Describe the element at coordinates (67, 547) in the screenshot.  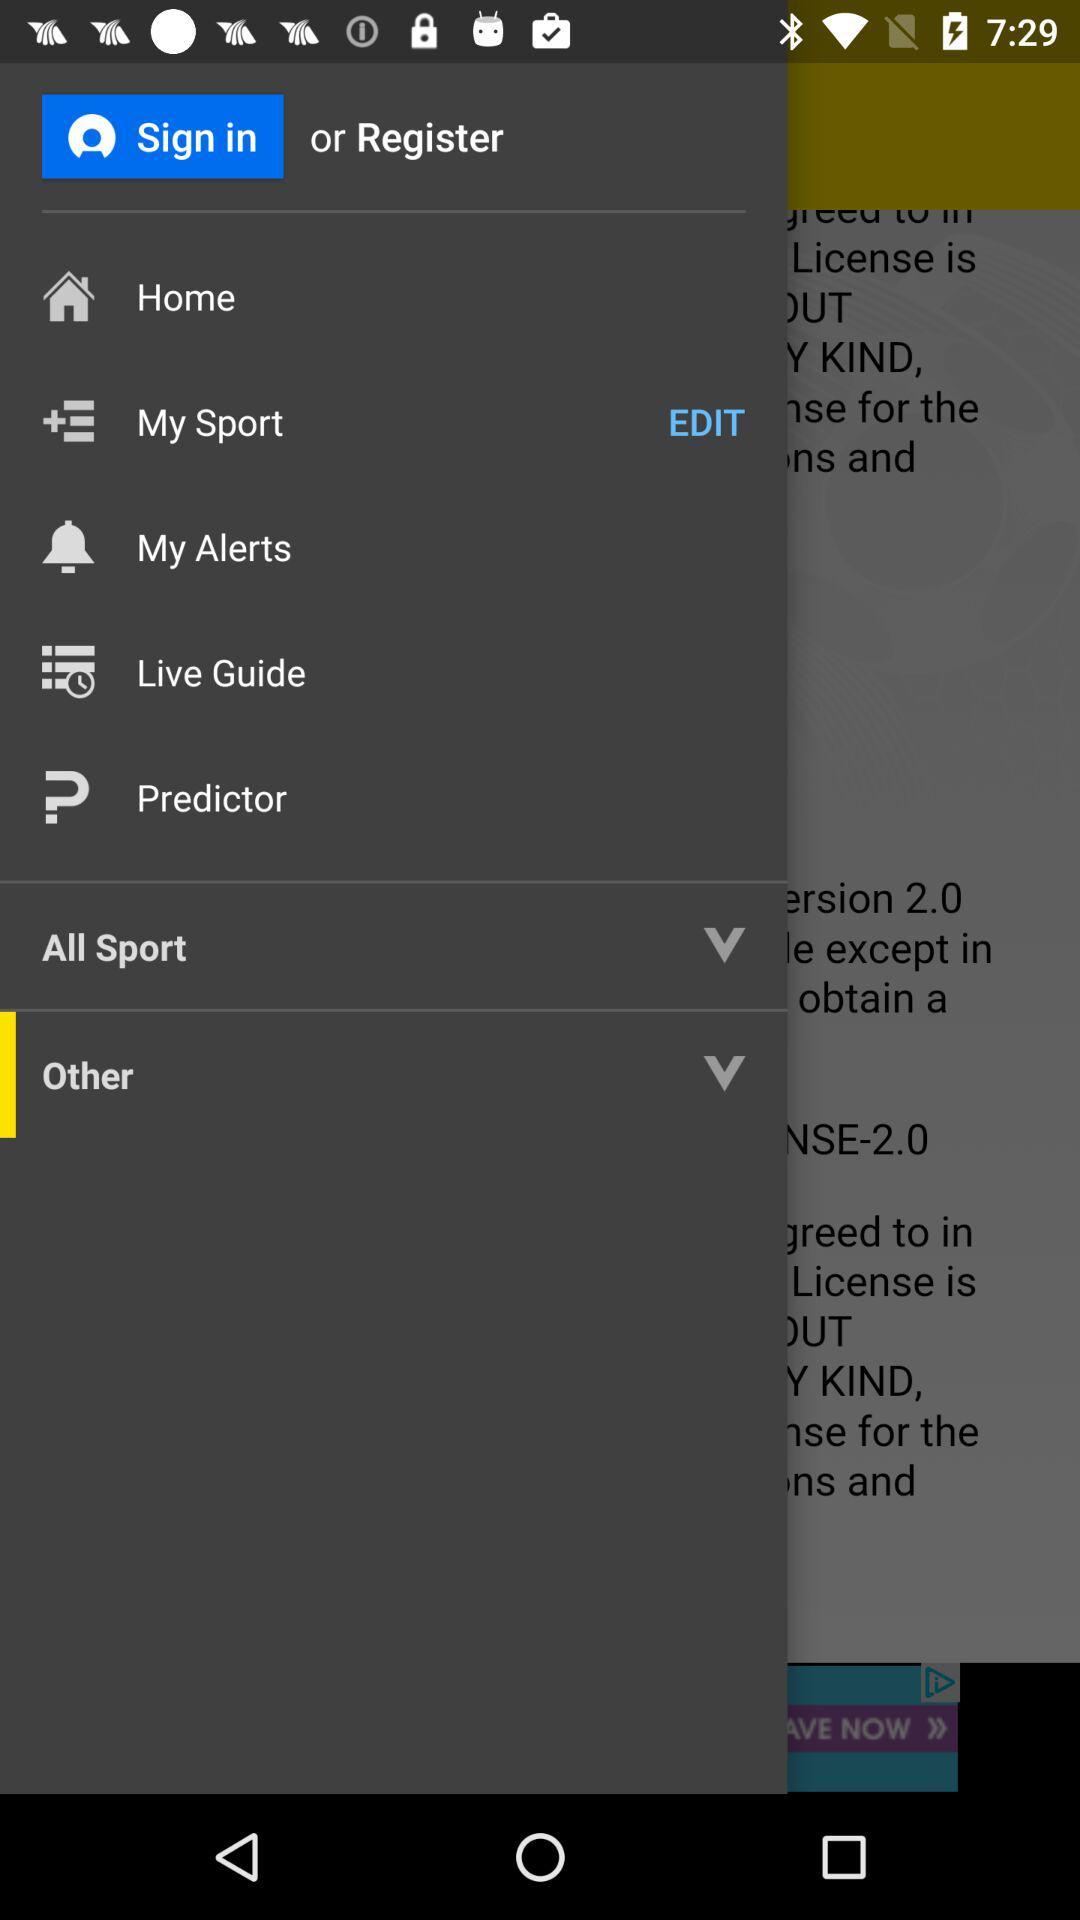
I see `the icon which is left side of the my alerts` at that location.